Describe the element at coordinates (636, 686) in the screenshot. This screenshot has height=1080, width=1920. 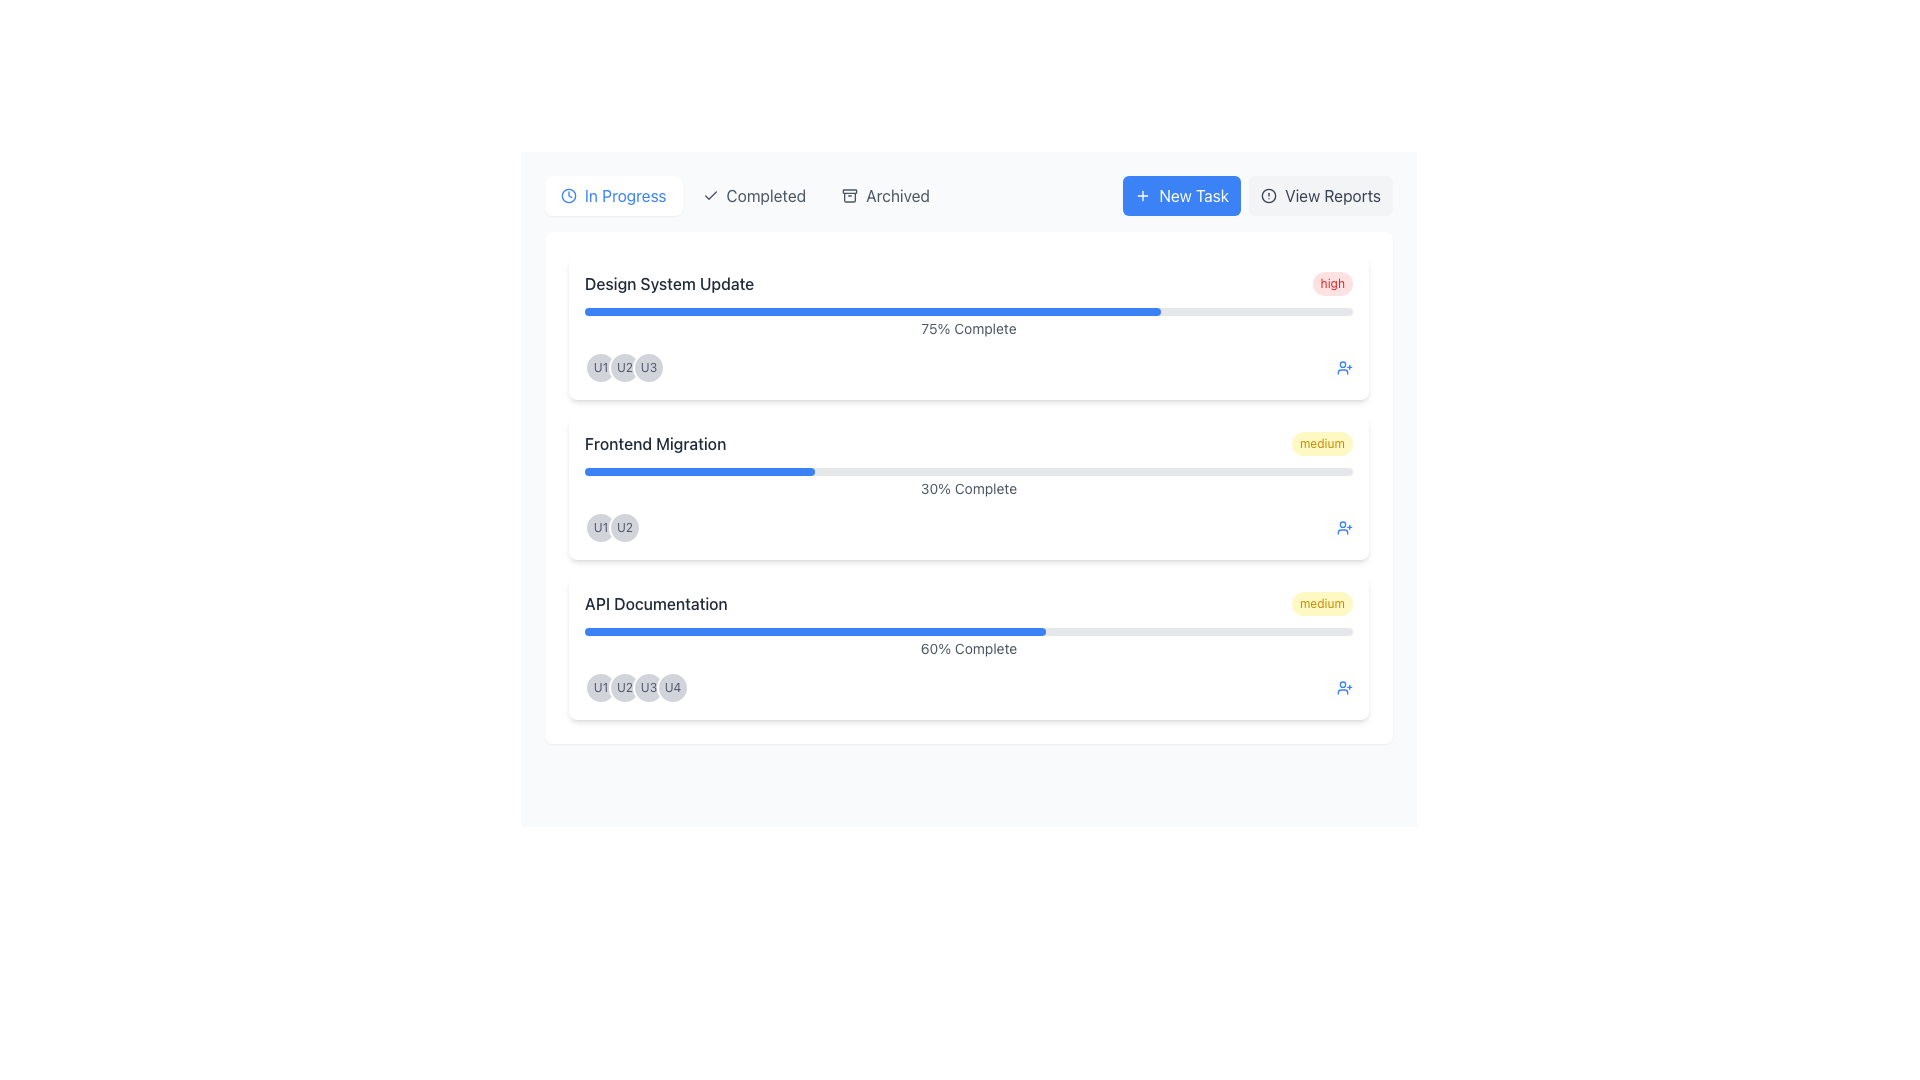
I see `the user icon in the group of avatar components labeled 'U4'` at that location.